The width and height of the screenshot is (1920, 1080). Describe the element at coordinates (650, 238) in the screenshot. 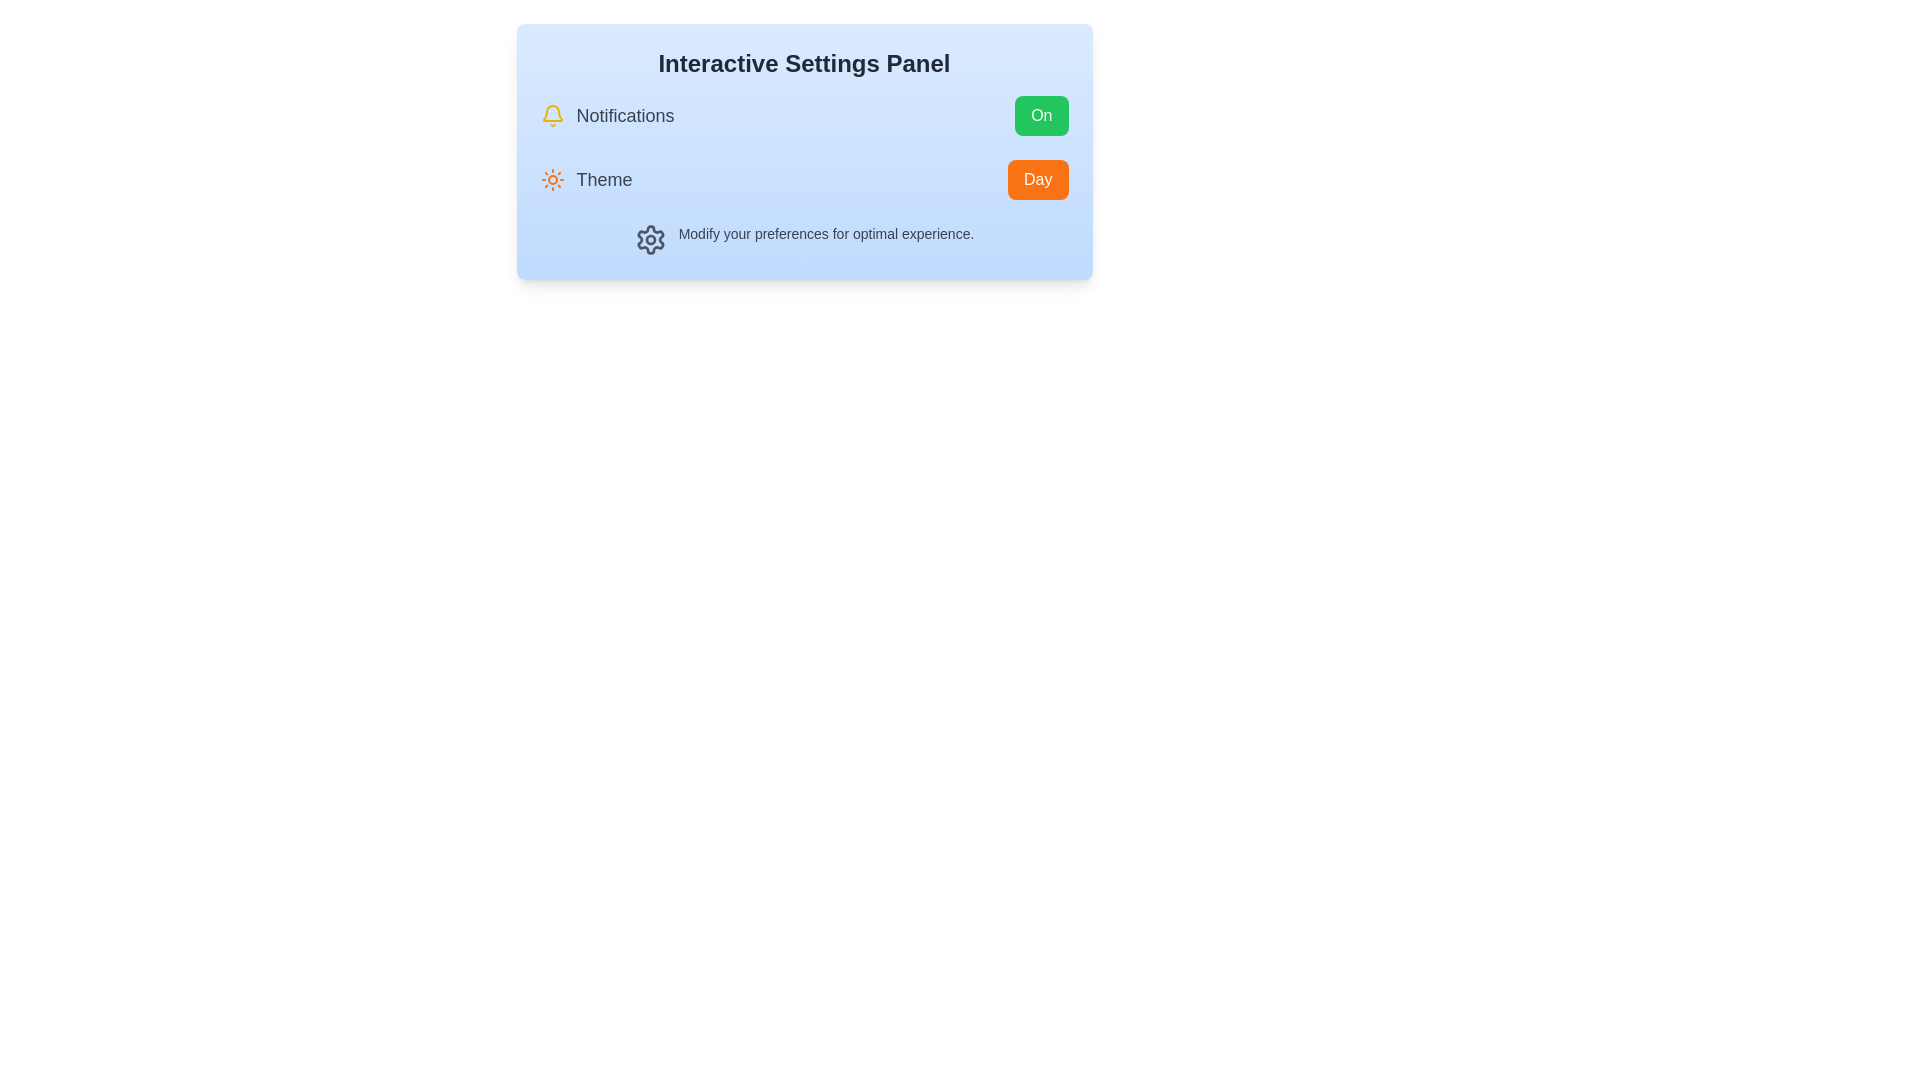

I see `the settings icon located in the bottom-left portion of the settings panel, which is directly to the left of the text 'Modify your preferences for optimal experience'` at that location.